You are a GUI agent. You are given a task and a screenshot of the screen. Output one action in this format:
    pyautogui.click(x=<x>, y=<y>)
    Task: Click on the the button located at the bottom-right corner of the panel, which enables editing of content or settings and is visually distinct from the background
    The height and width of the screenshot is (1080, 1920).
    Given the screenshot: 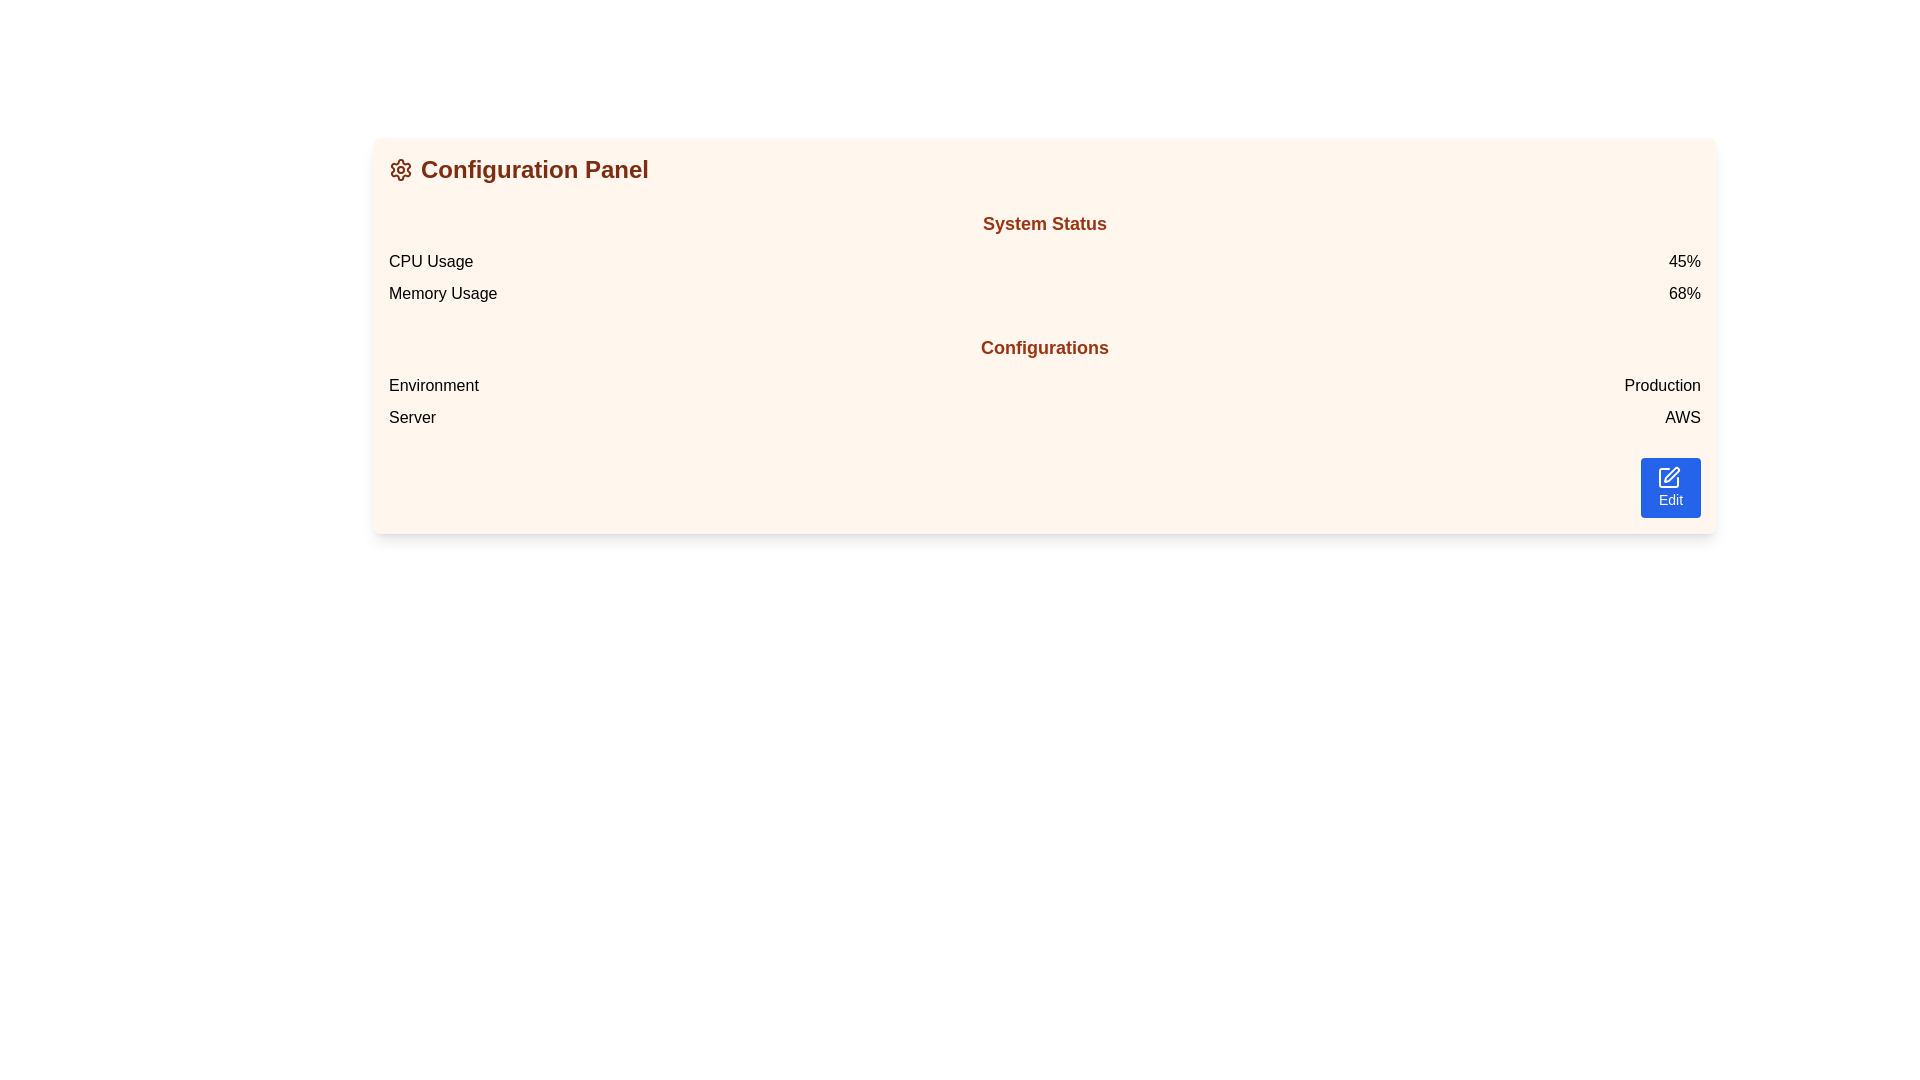 What is the action you would take?
    pyautogui.click(x=1670, y=488)
    